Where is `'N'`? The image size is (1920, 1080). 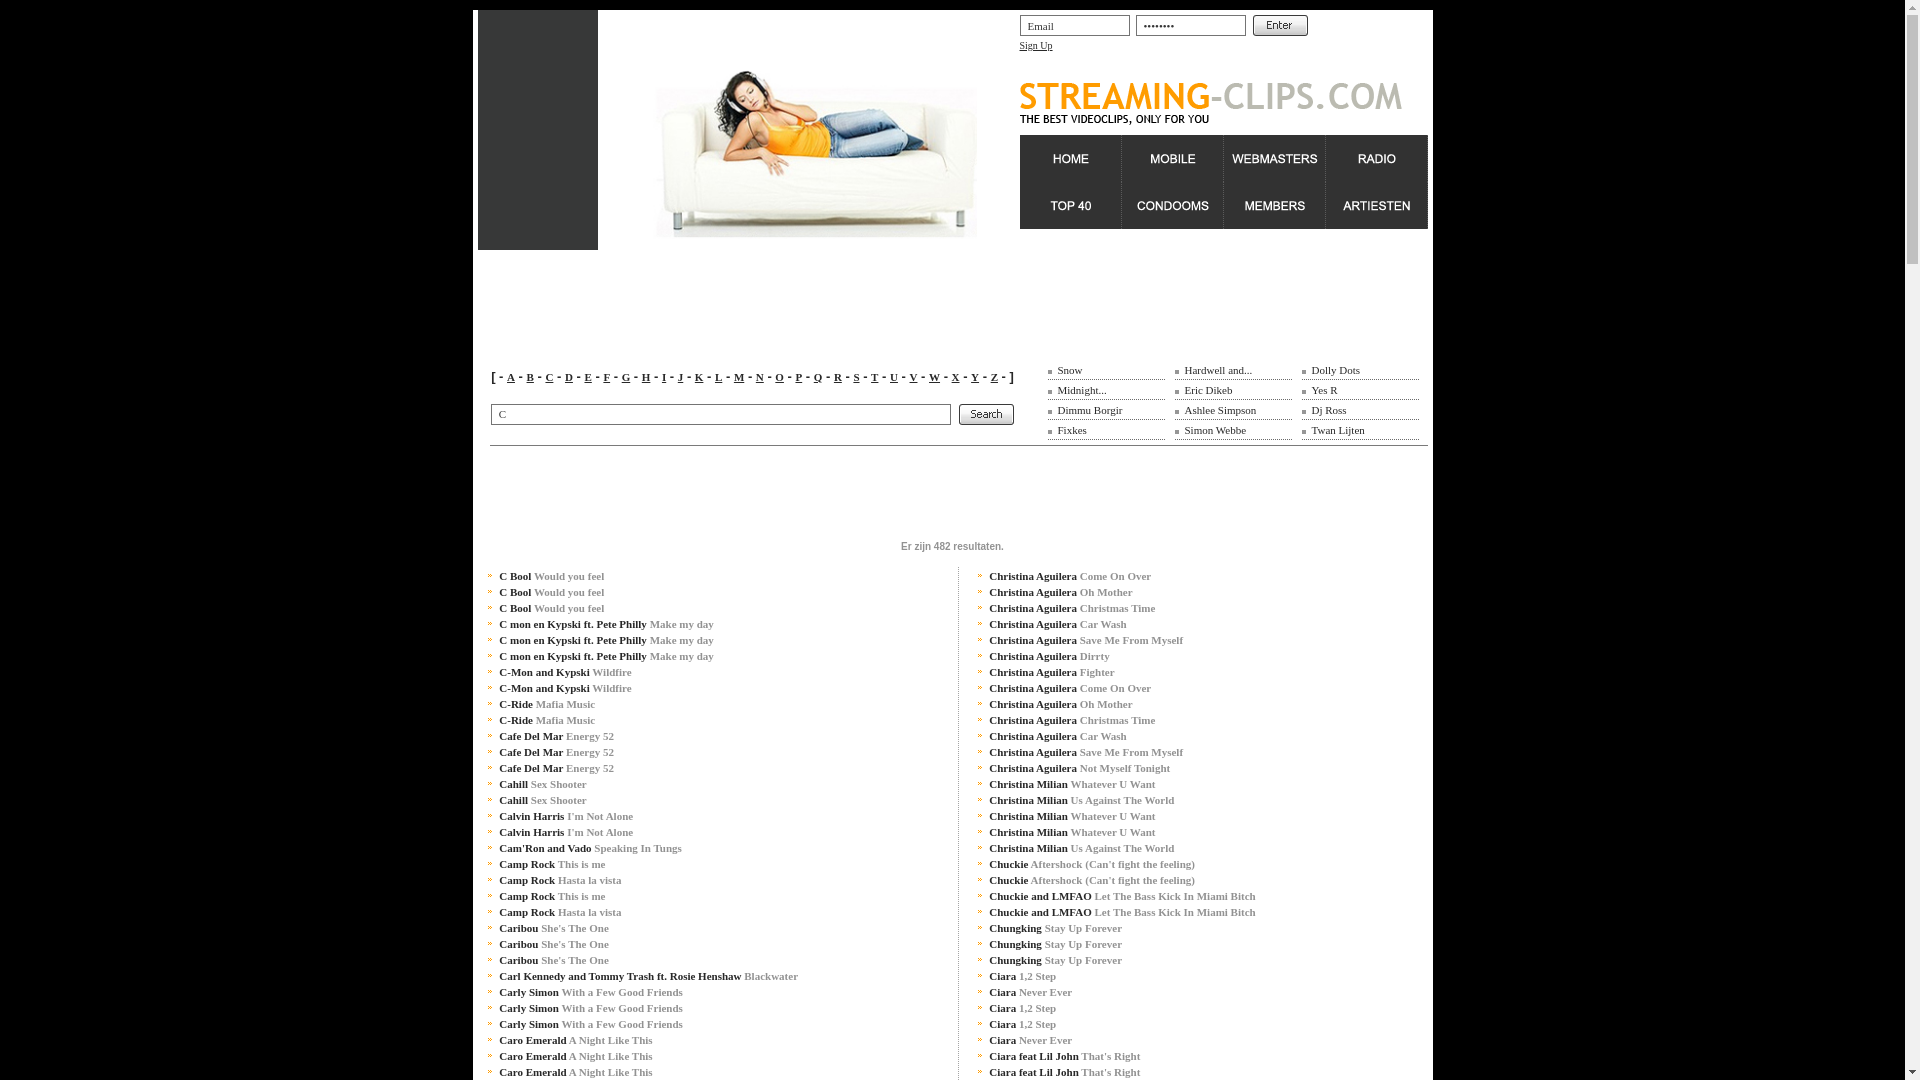
'N' is located at coordinates (758, 377).